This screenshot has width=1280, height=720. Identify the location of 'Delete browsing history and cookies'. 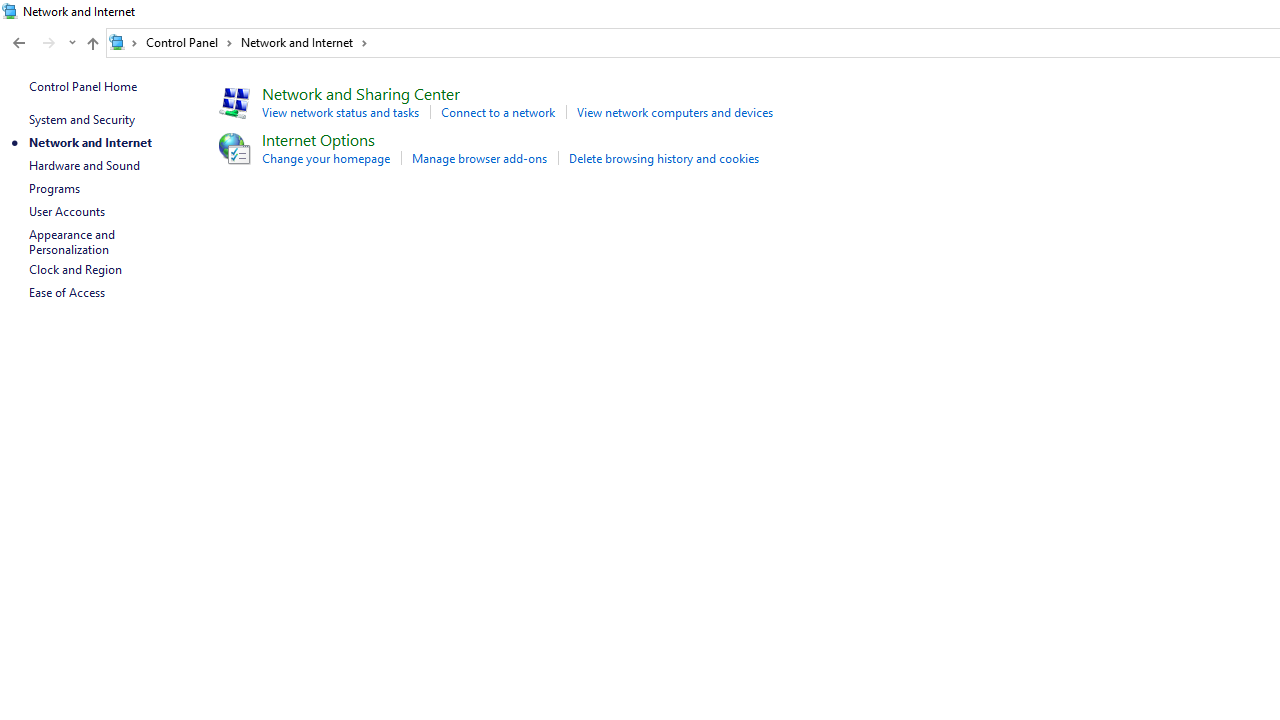
(664, 157).